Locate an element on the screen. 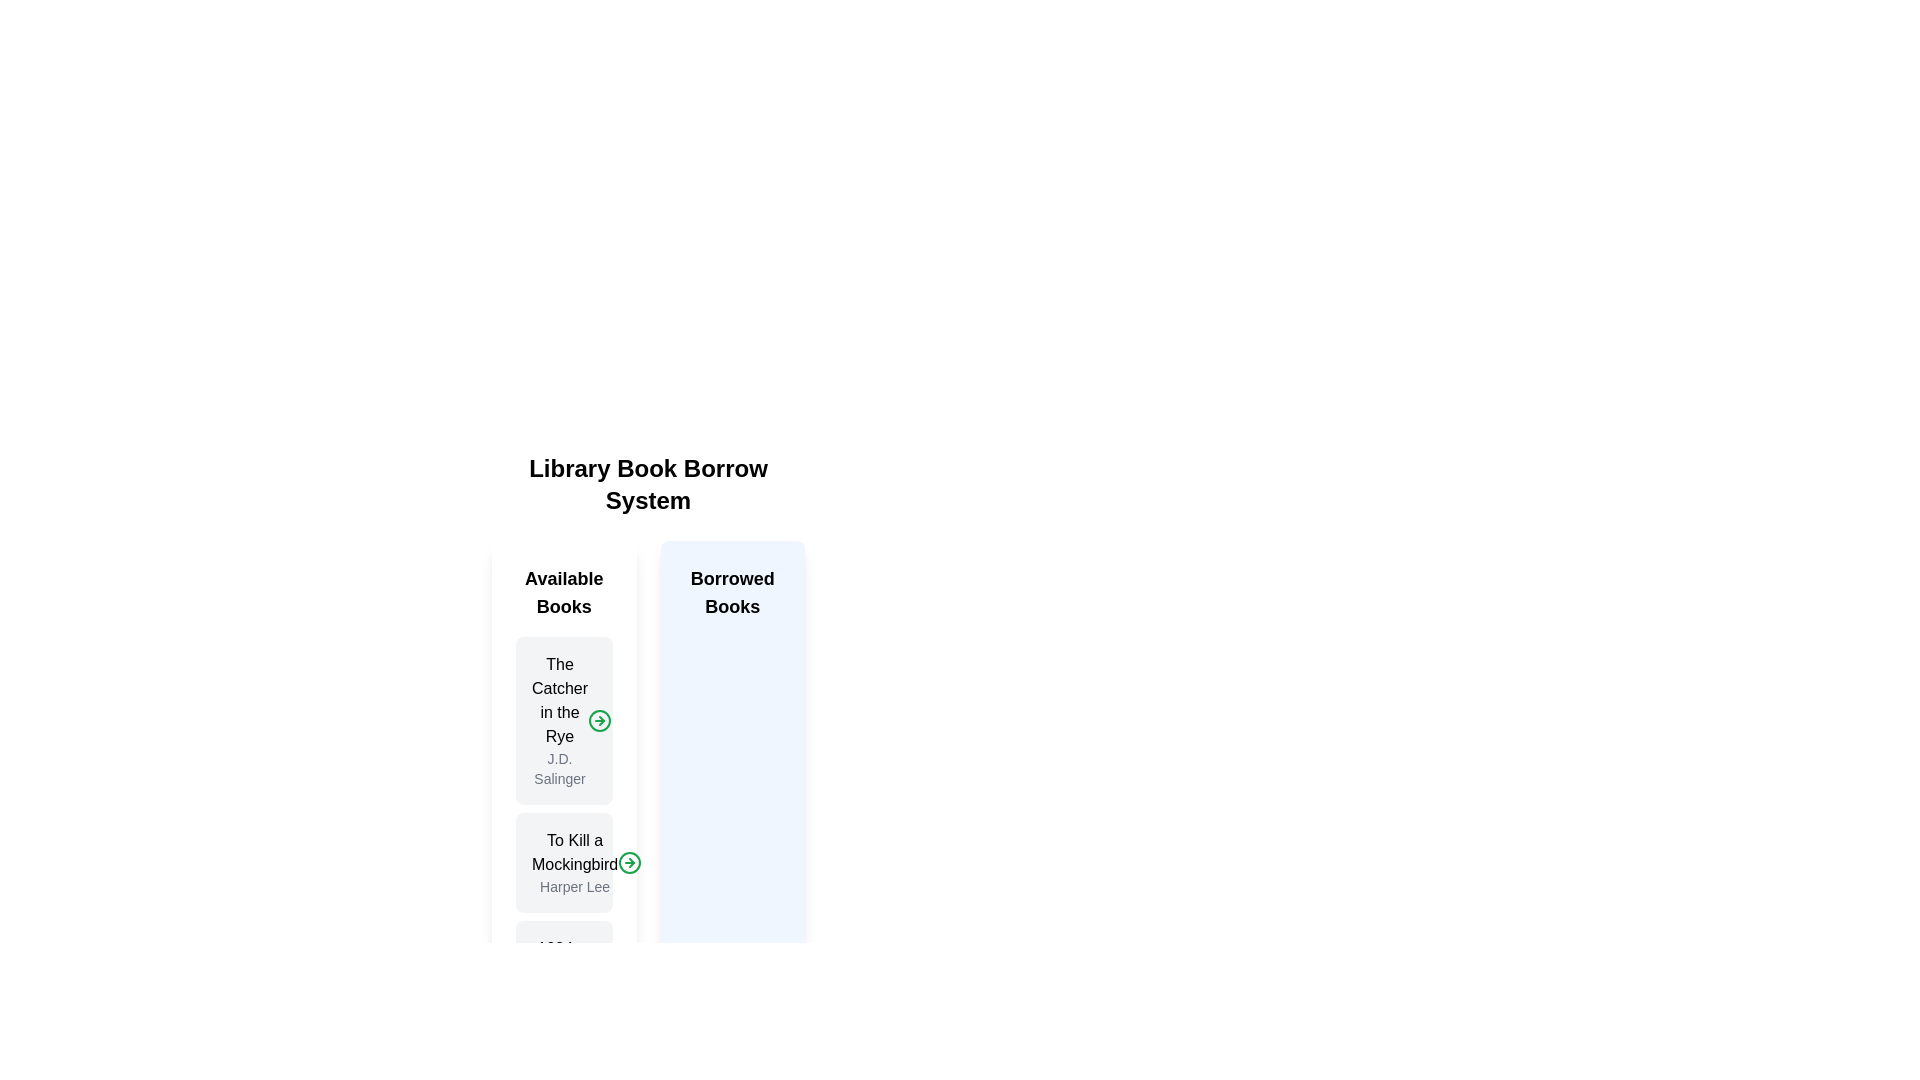 The width and height of the screenshot is (1920, 1080). the text label displaying 'Harper Lee' located below the book title 'To Kill a Mockingbird' in the 'Available Books' section is located at coordinates (574, 886).